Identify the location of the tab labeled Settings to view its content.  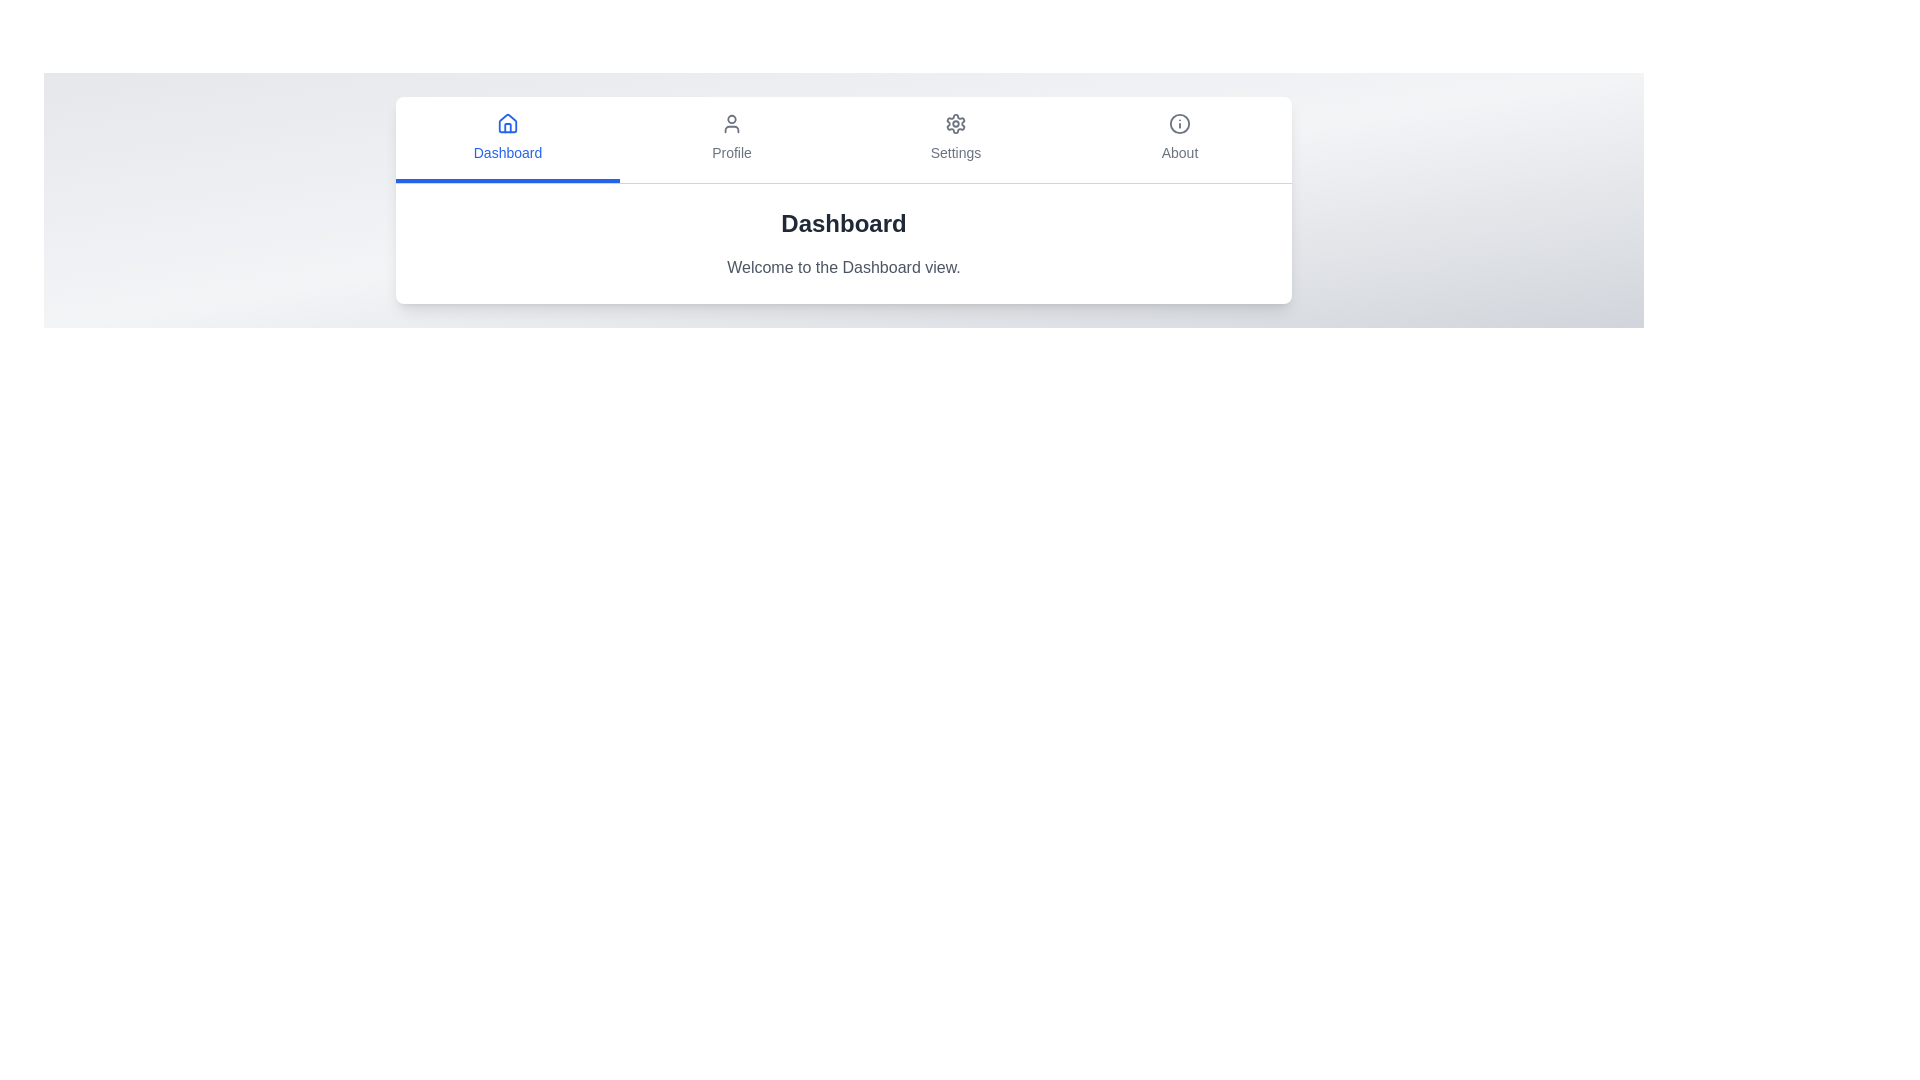
(954, 138).